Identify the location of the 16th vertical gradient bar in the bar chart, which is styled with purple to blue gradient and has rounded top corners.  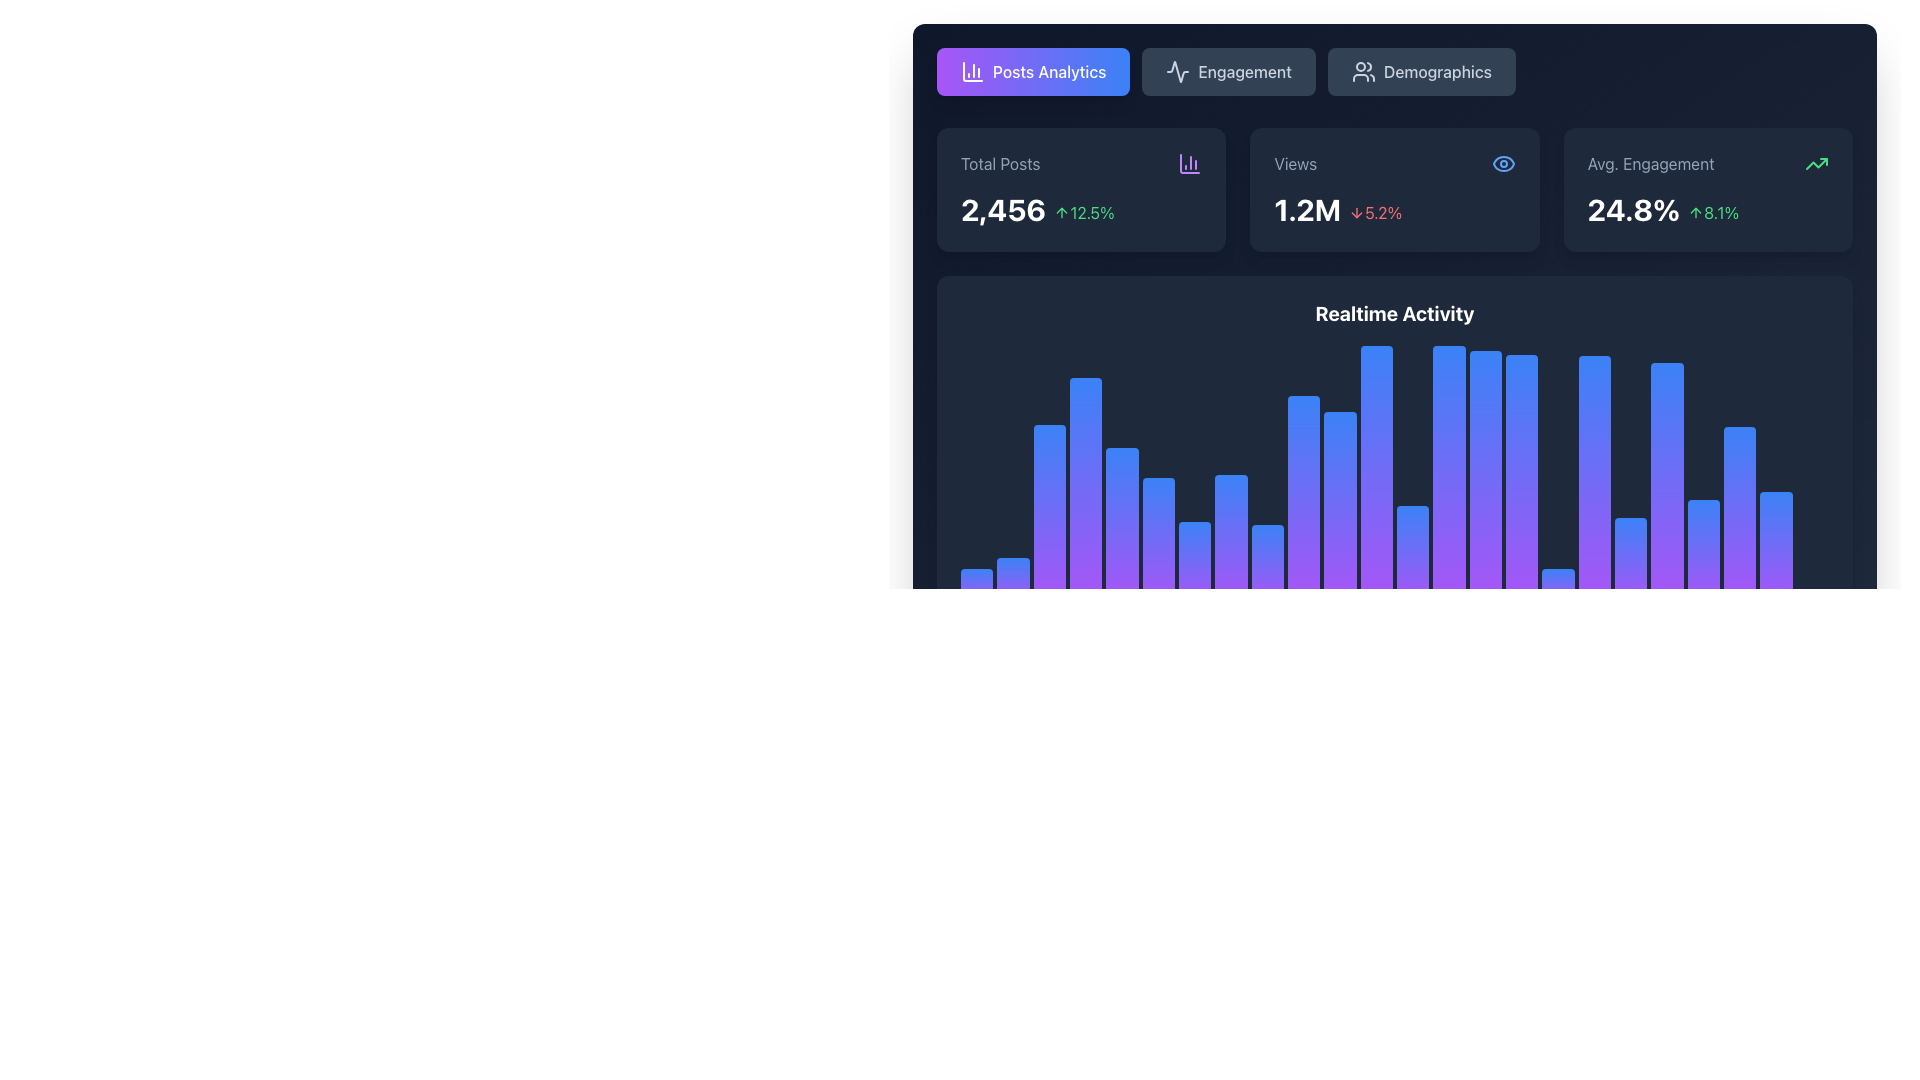
(1521, 560).